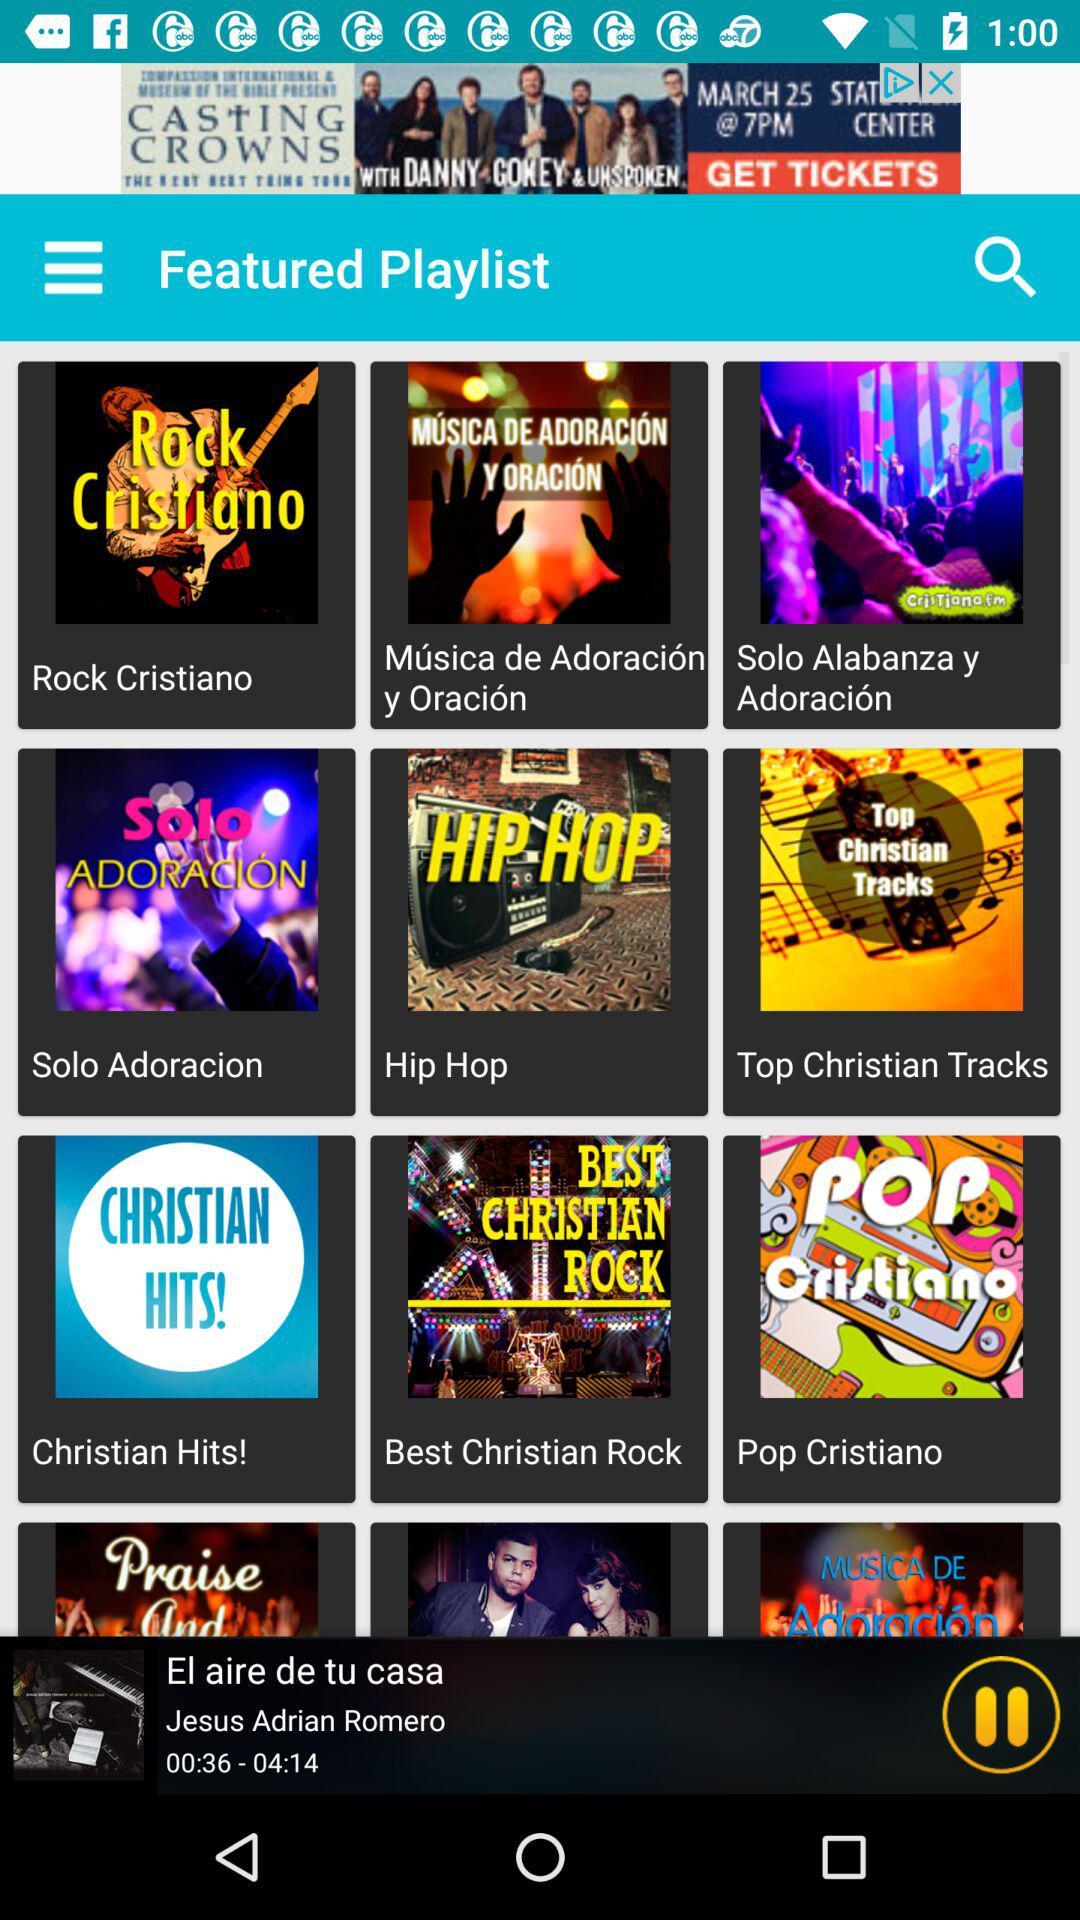  Describe the element at coordinates (1001, 1714) in the screenshot. I see `the pause icon at the right corner of the screen` at that location.